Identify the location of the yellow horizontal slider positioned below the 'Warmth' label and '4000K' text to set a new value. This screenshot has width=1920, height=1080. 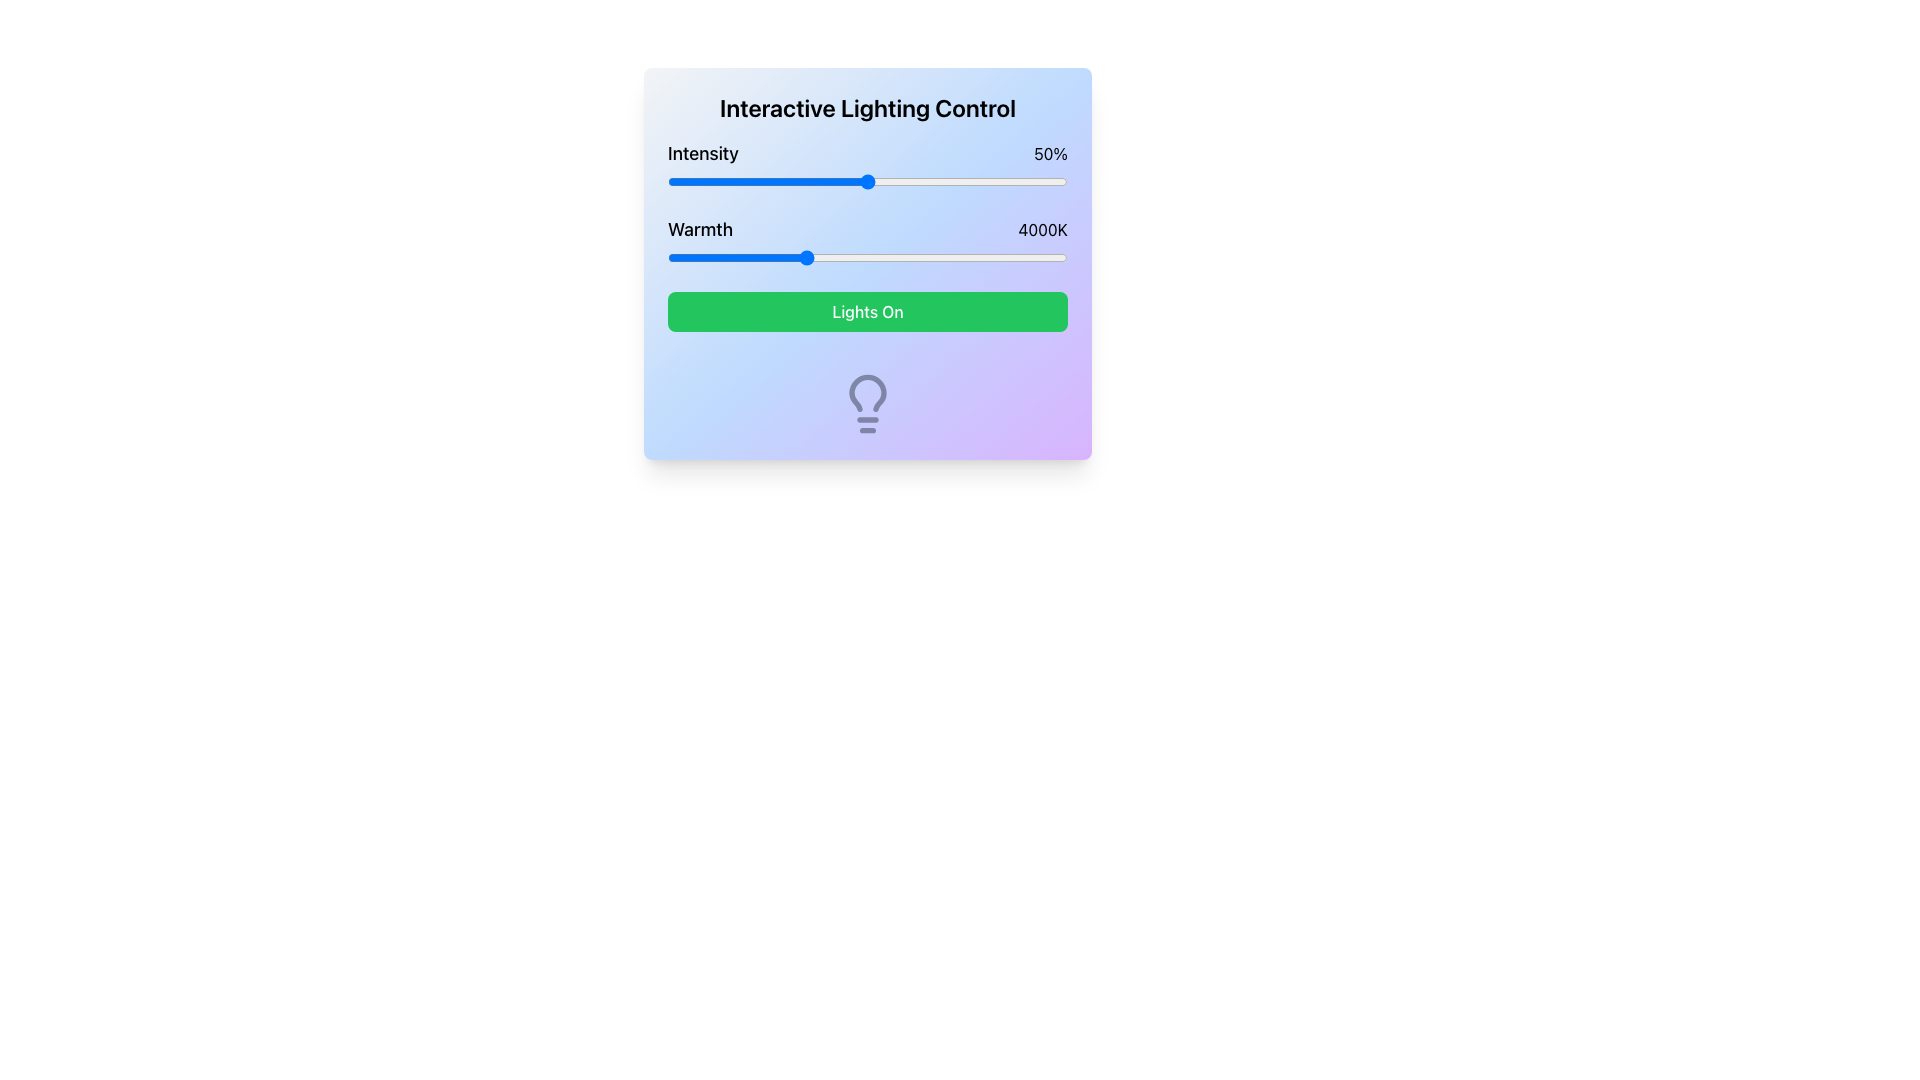
(868, 257).